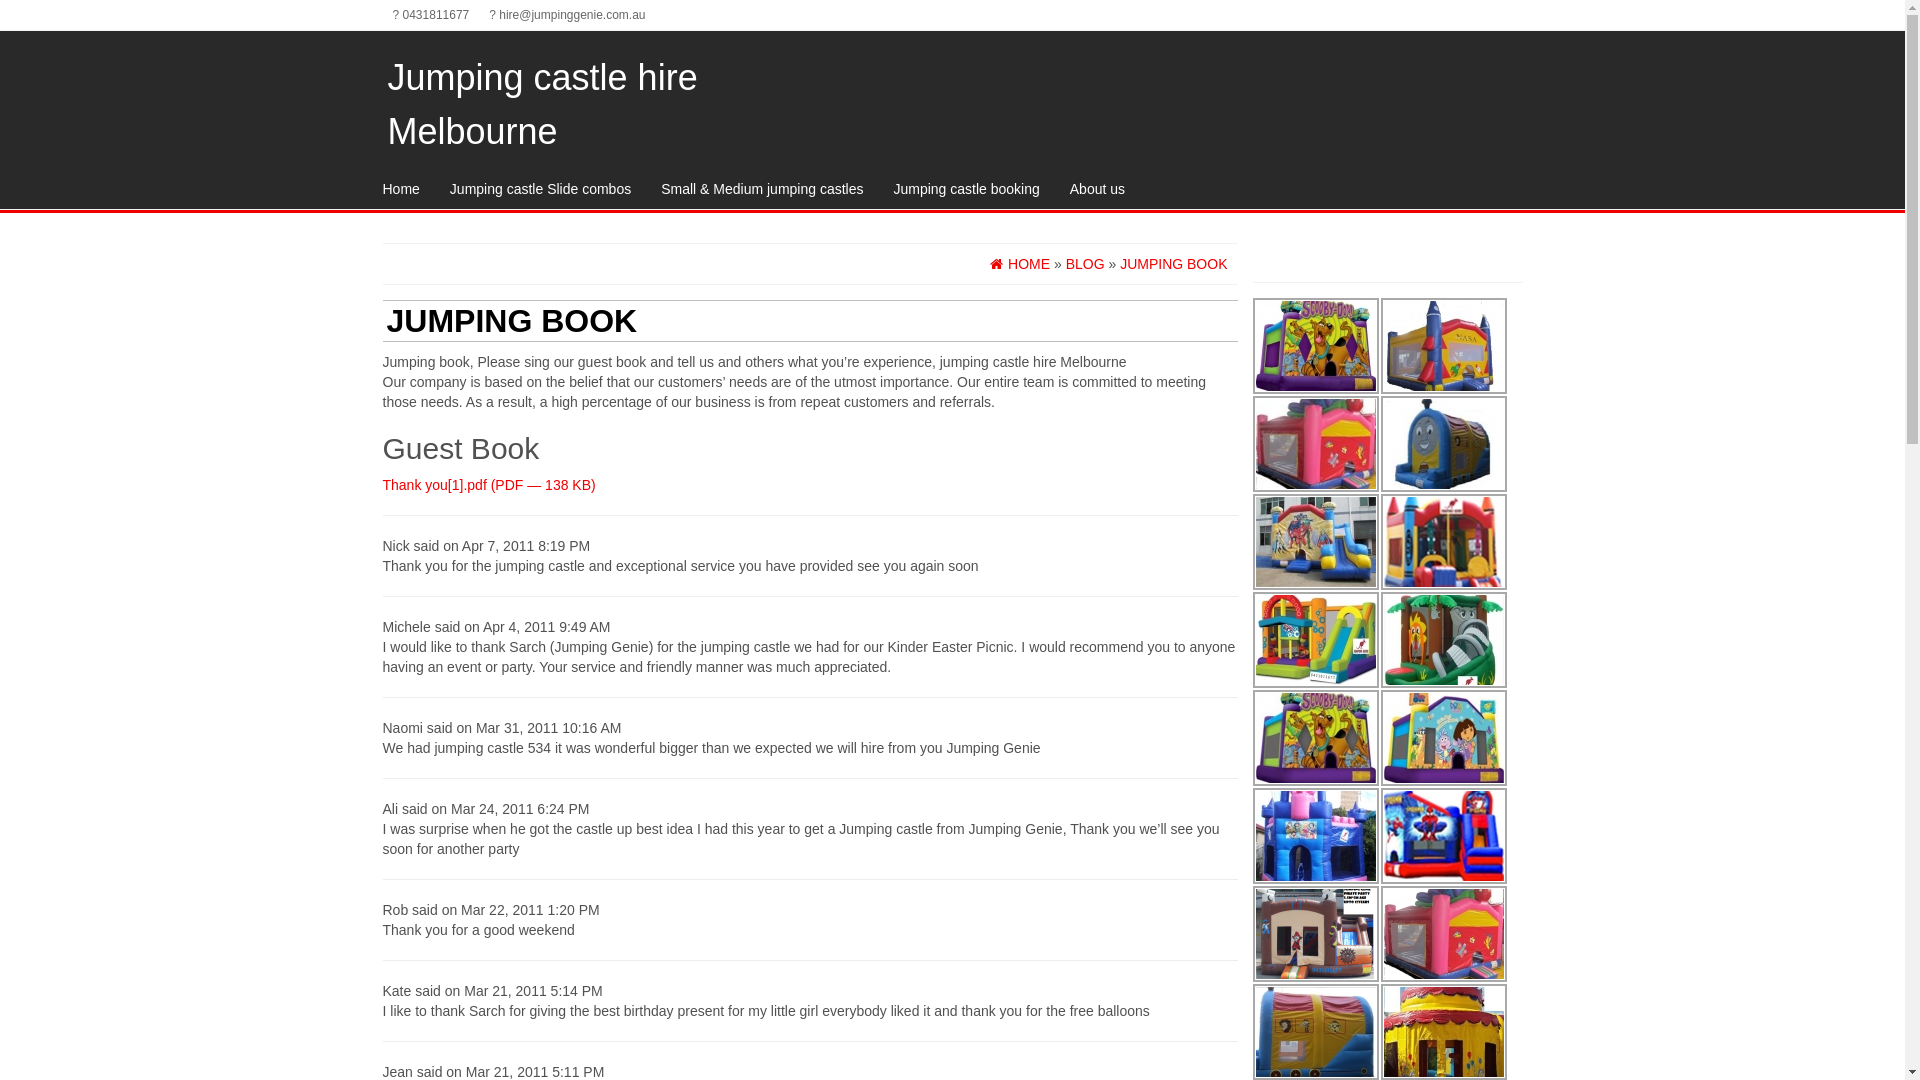 This screenshot has height=1080, width=1920. Describe the element at coordinates (1315, 737) in the screenshot. I see `'Scooby Doo  Castle 523.jpg'` at that location.